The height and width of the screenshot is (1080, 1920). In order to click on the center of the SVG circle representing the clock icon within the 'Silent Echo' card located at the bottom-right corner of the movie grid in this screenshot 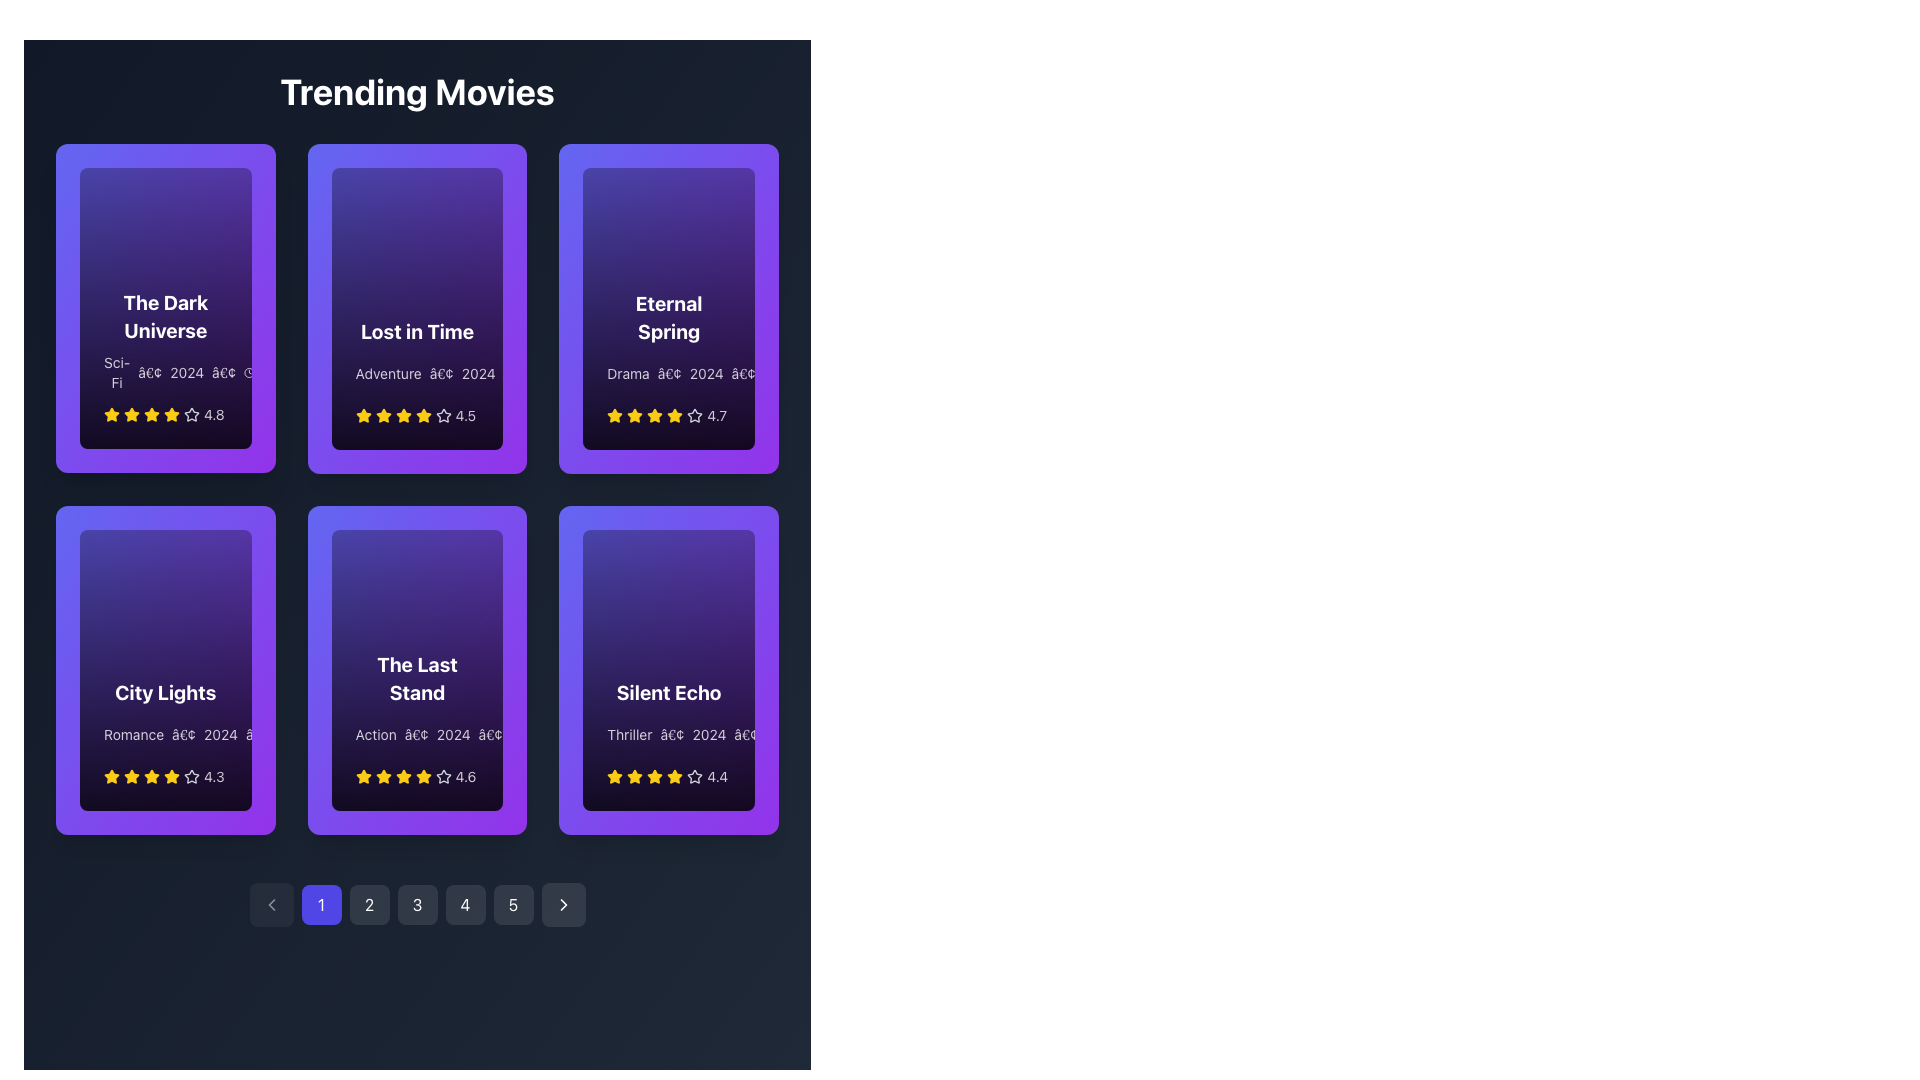, I will do `click(770, 735)`.